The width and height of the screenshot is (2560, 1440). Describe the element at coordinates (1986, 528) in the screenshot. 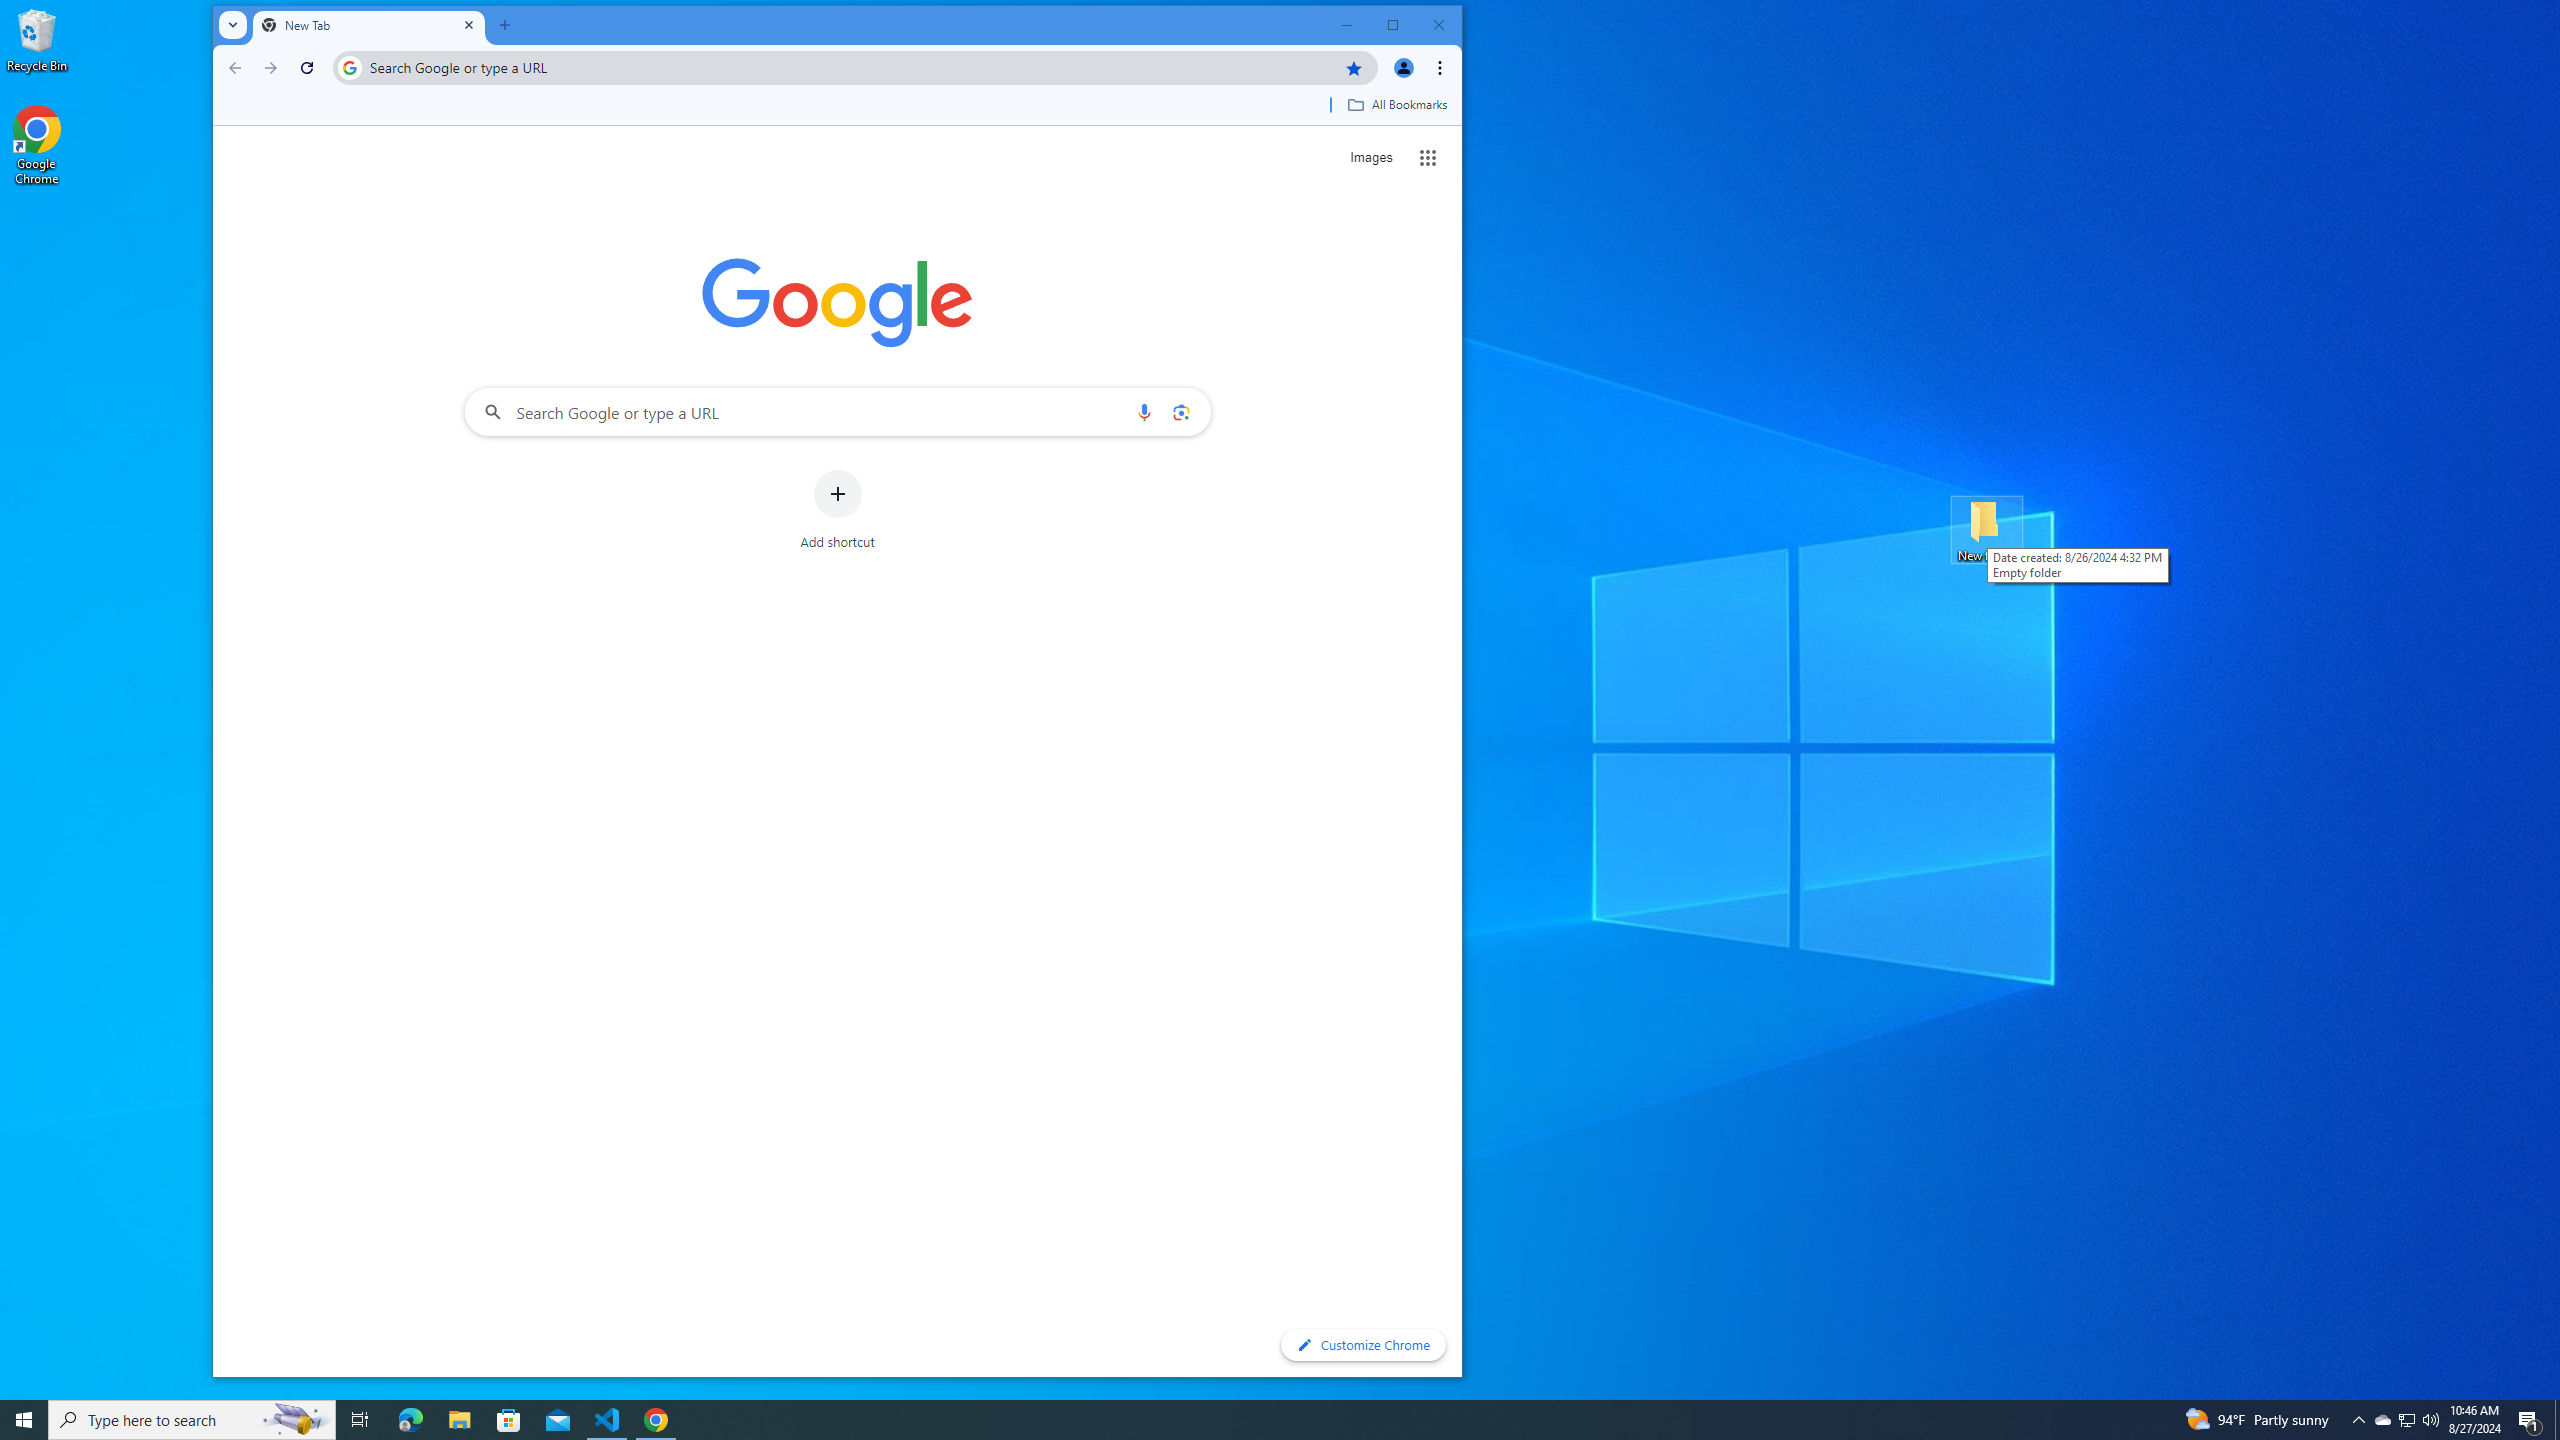

I see `'New folder'` at that location.